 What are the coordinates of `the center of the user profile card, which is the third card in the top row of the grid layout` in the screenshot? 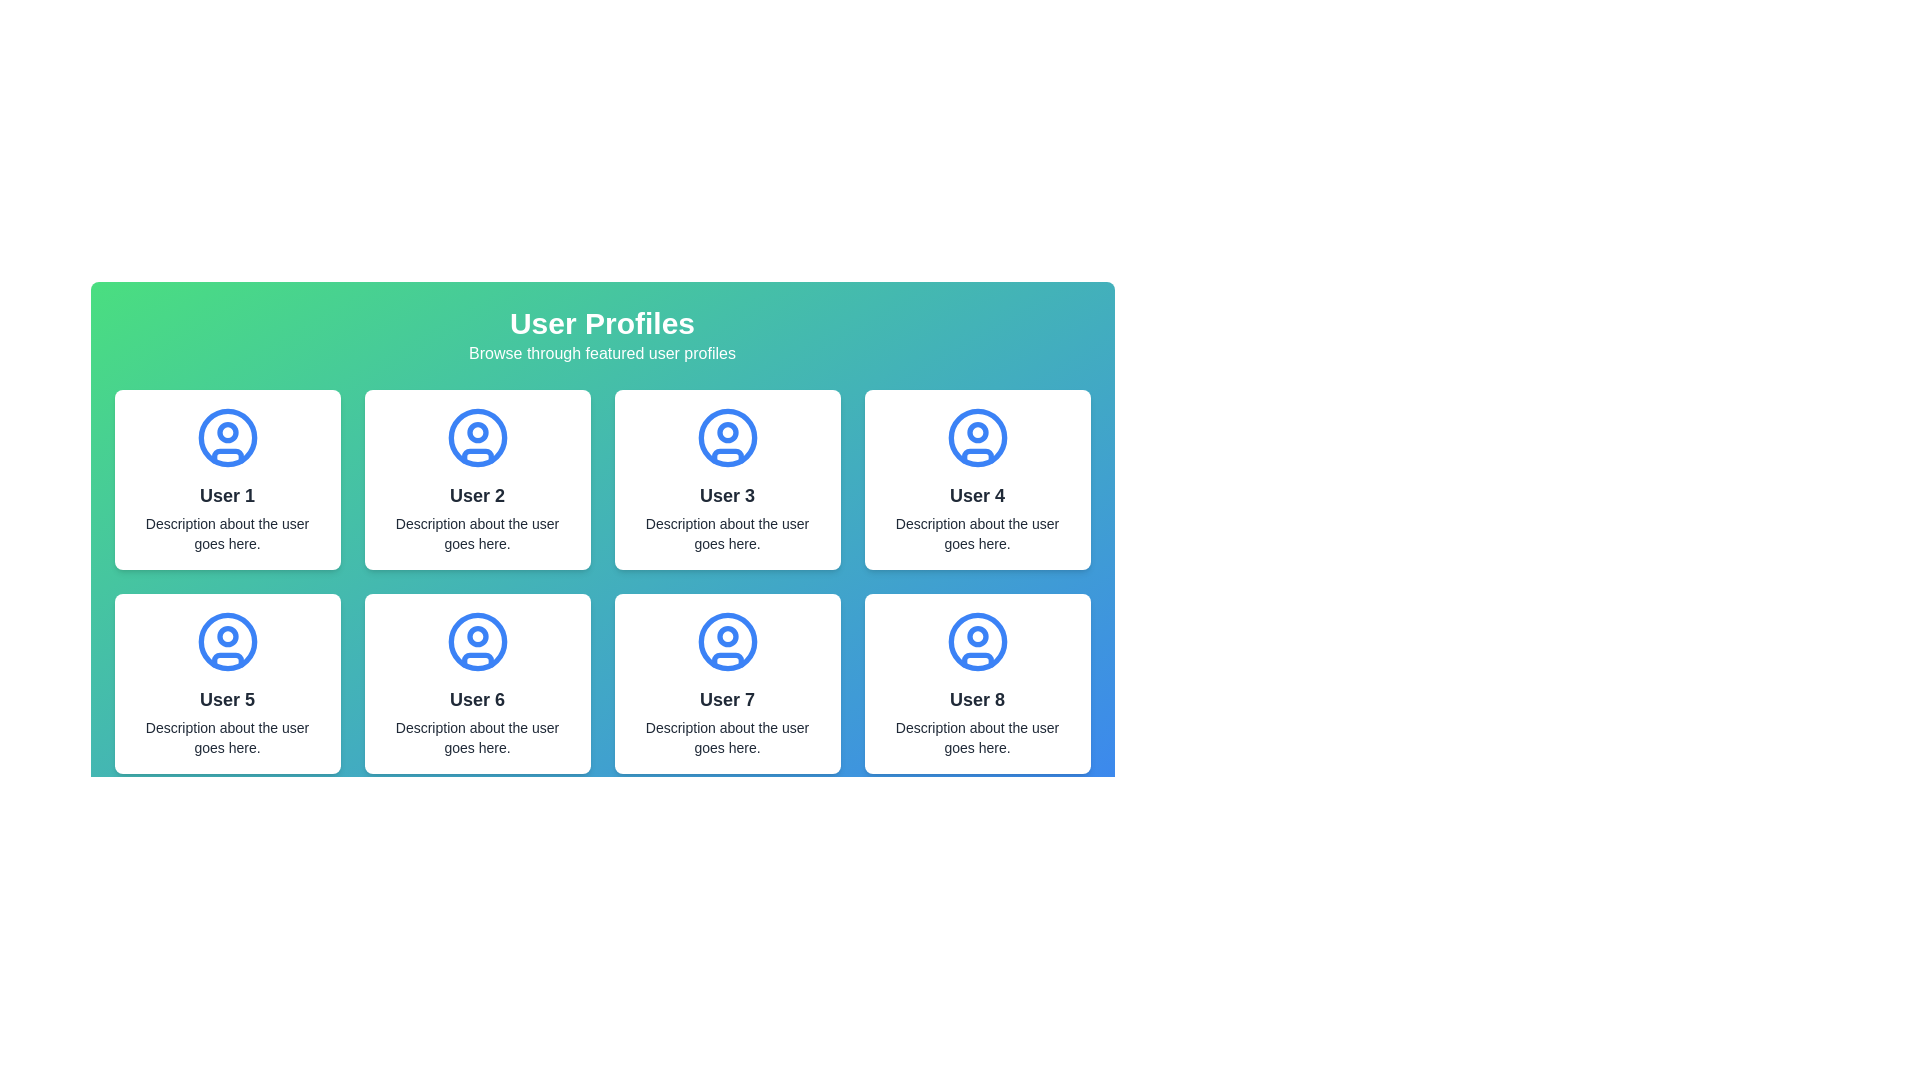 It's located at (726, 479).